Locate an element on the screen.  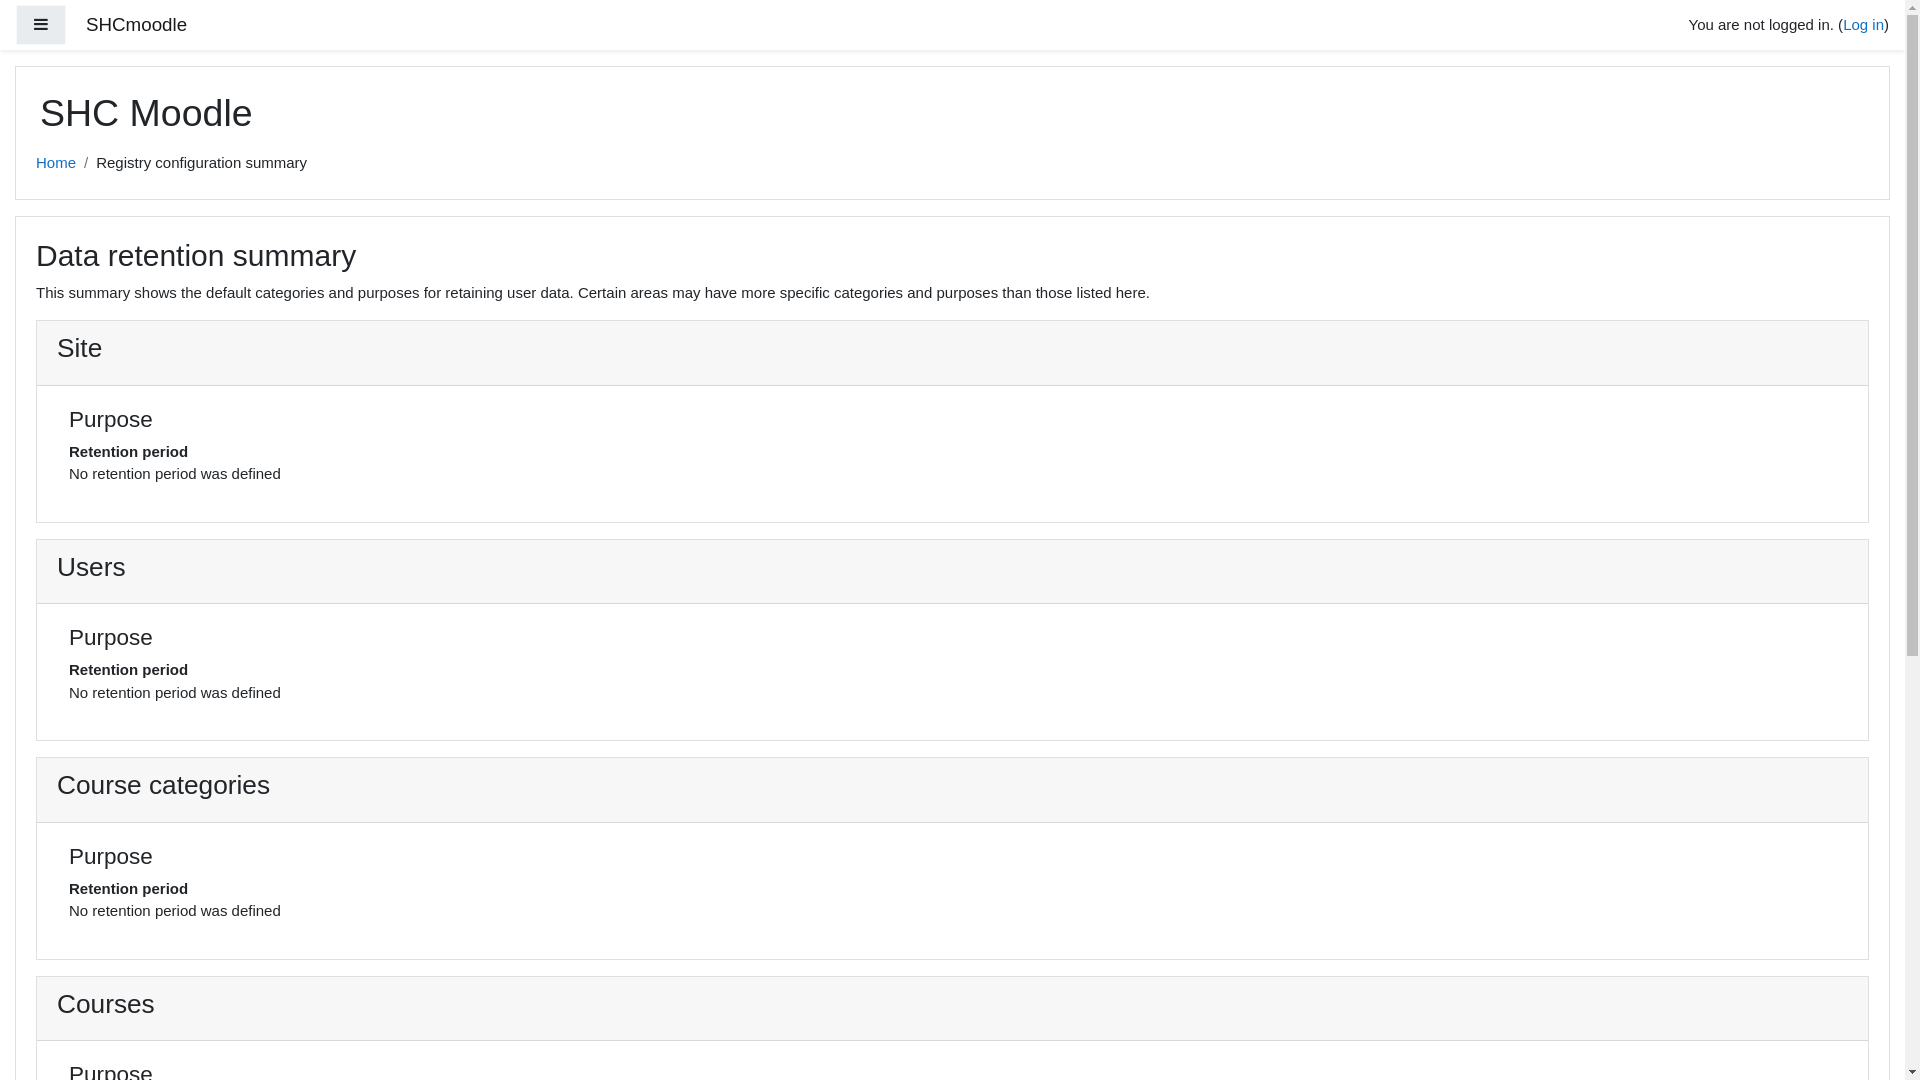
'Log in' is located at coordinates (1862, 24).